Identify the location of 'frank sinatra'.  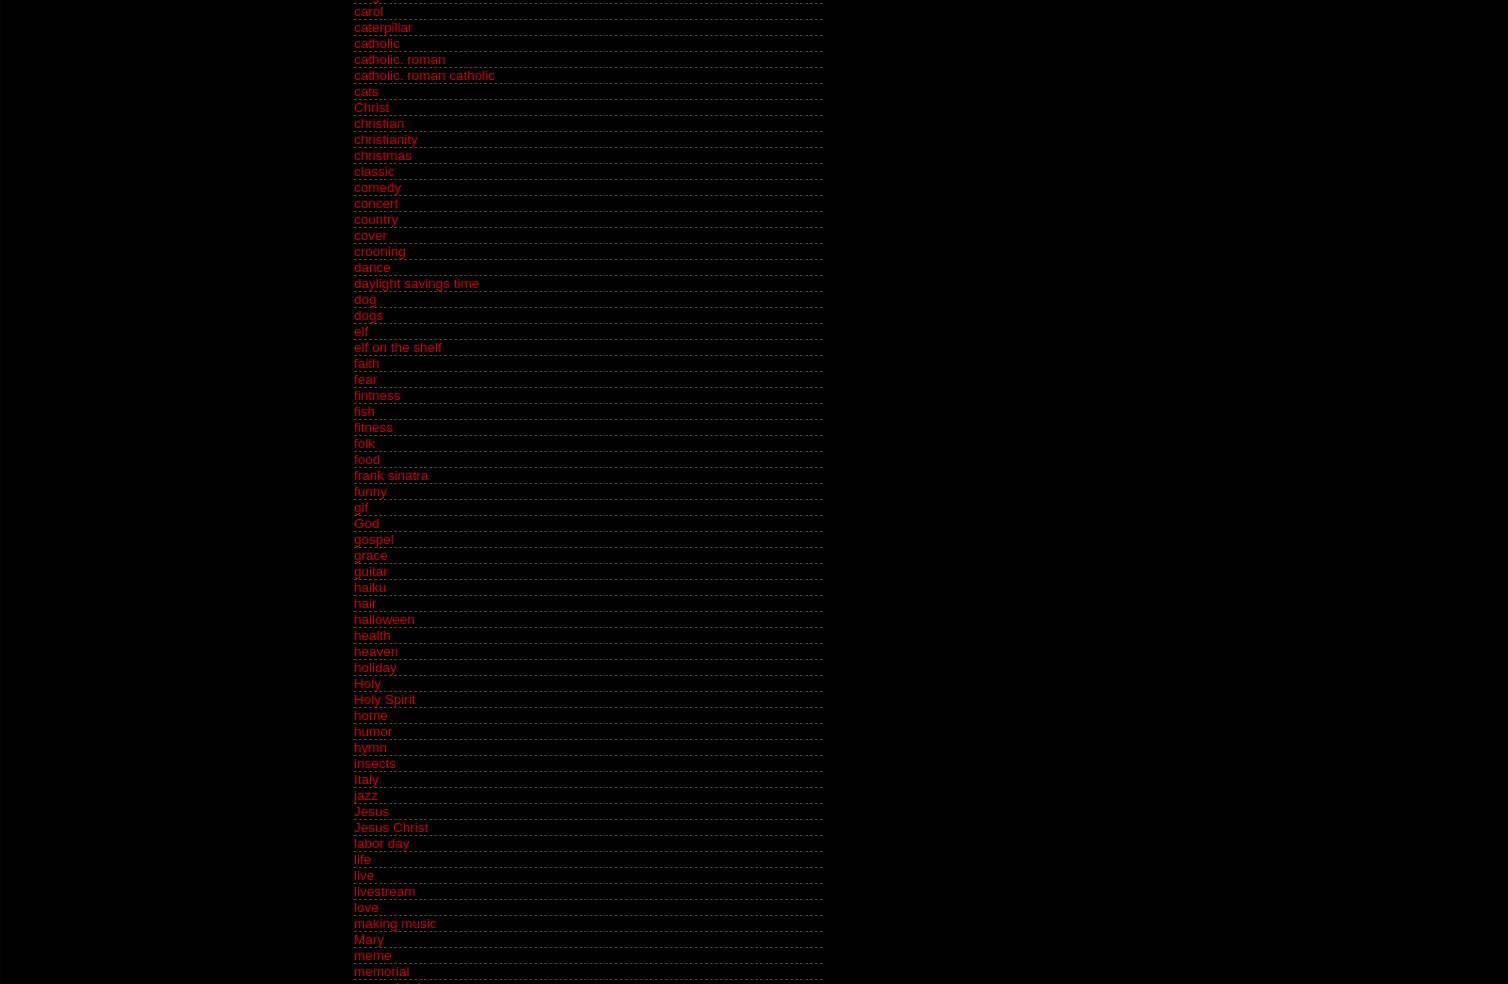
(391, 475).